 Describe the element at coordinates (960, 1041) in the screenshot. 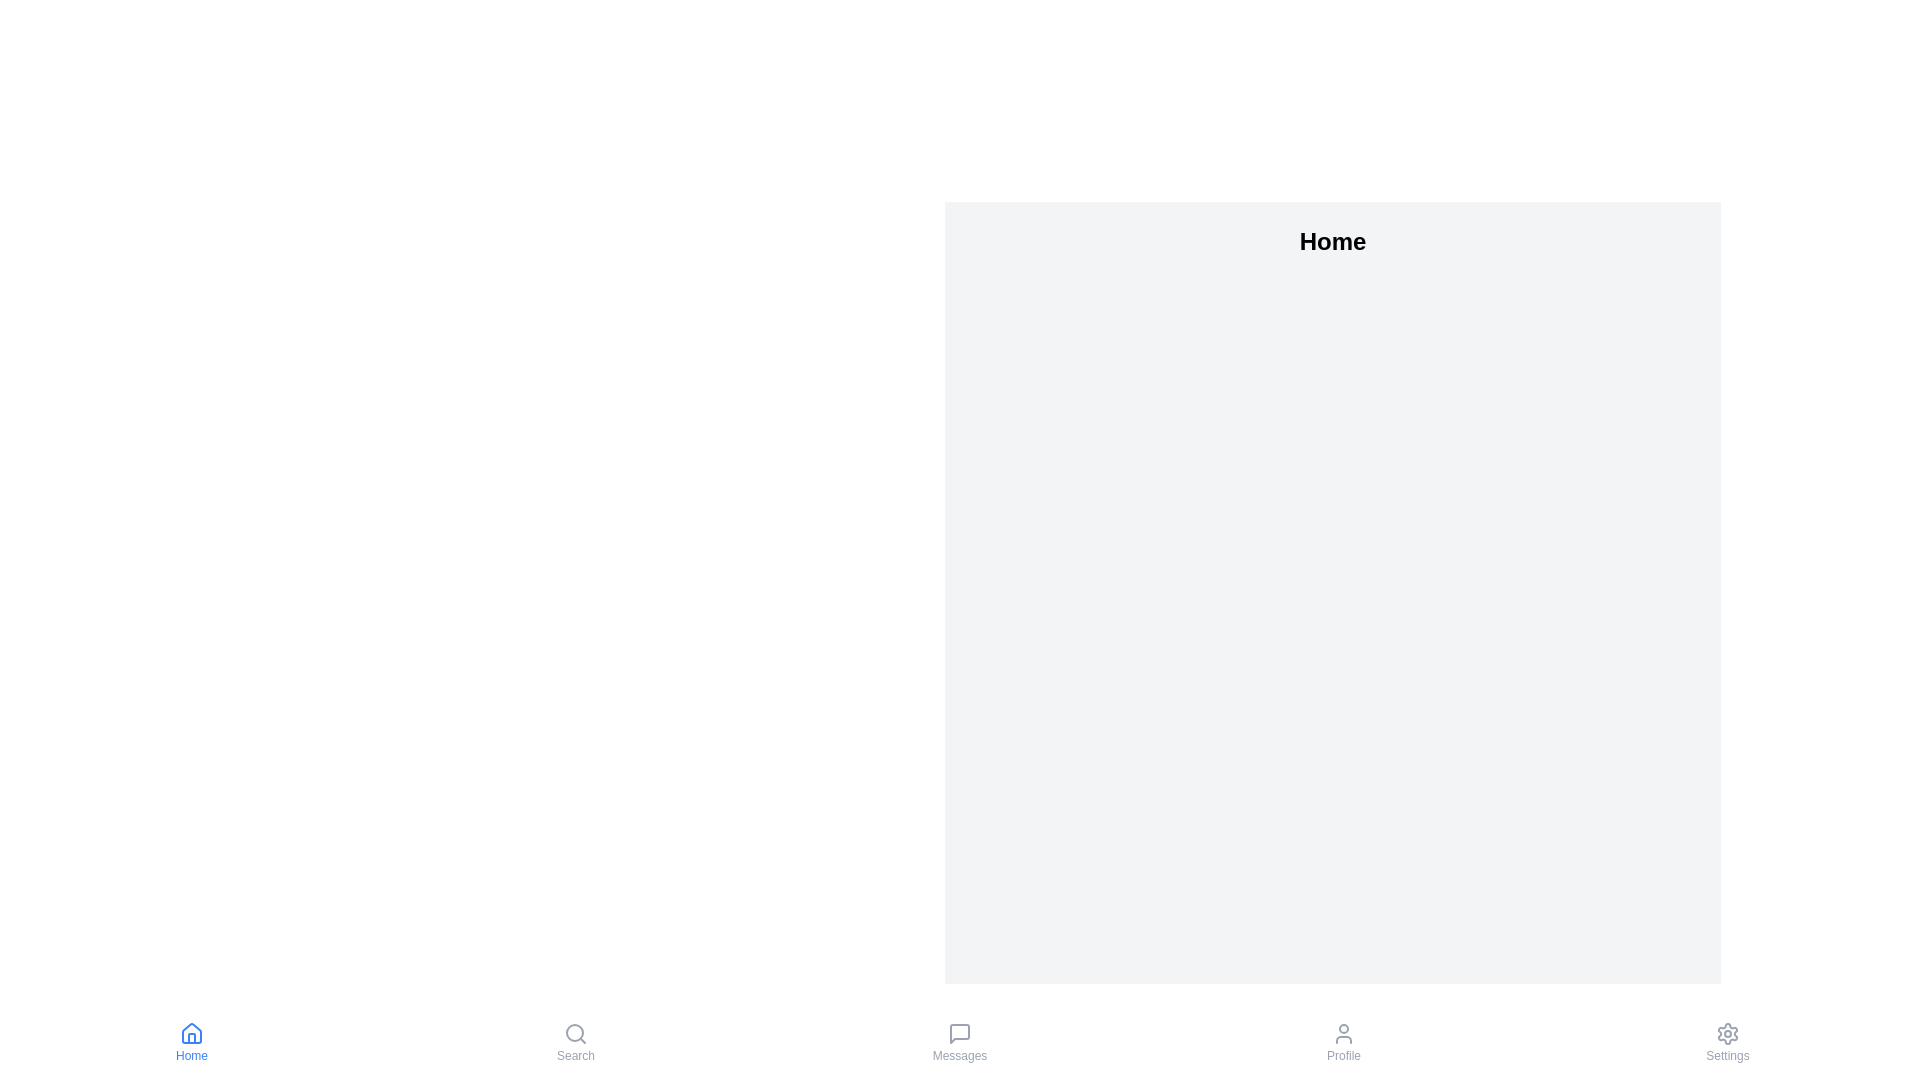

I see `the Navigation button, which features a chat bubble icon above the text 'Messages' in a minimalist style, located in the bottom navigation bar` at that location.